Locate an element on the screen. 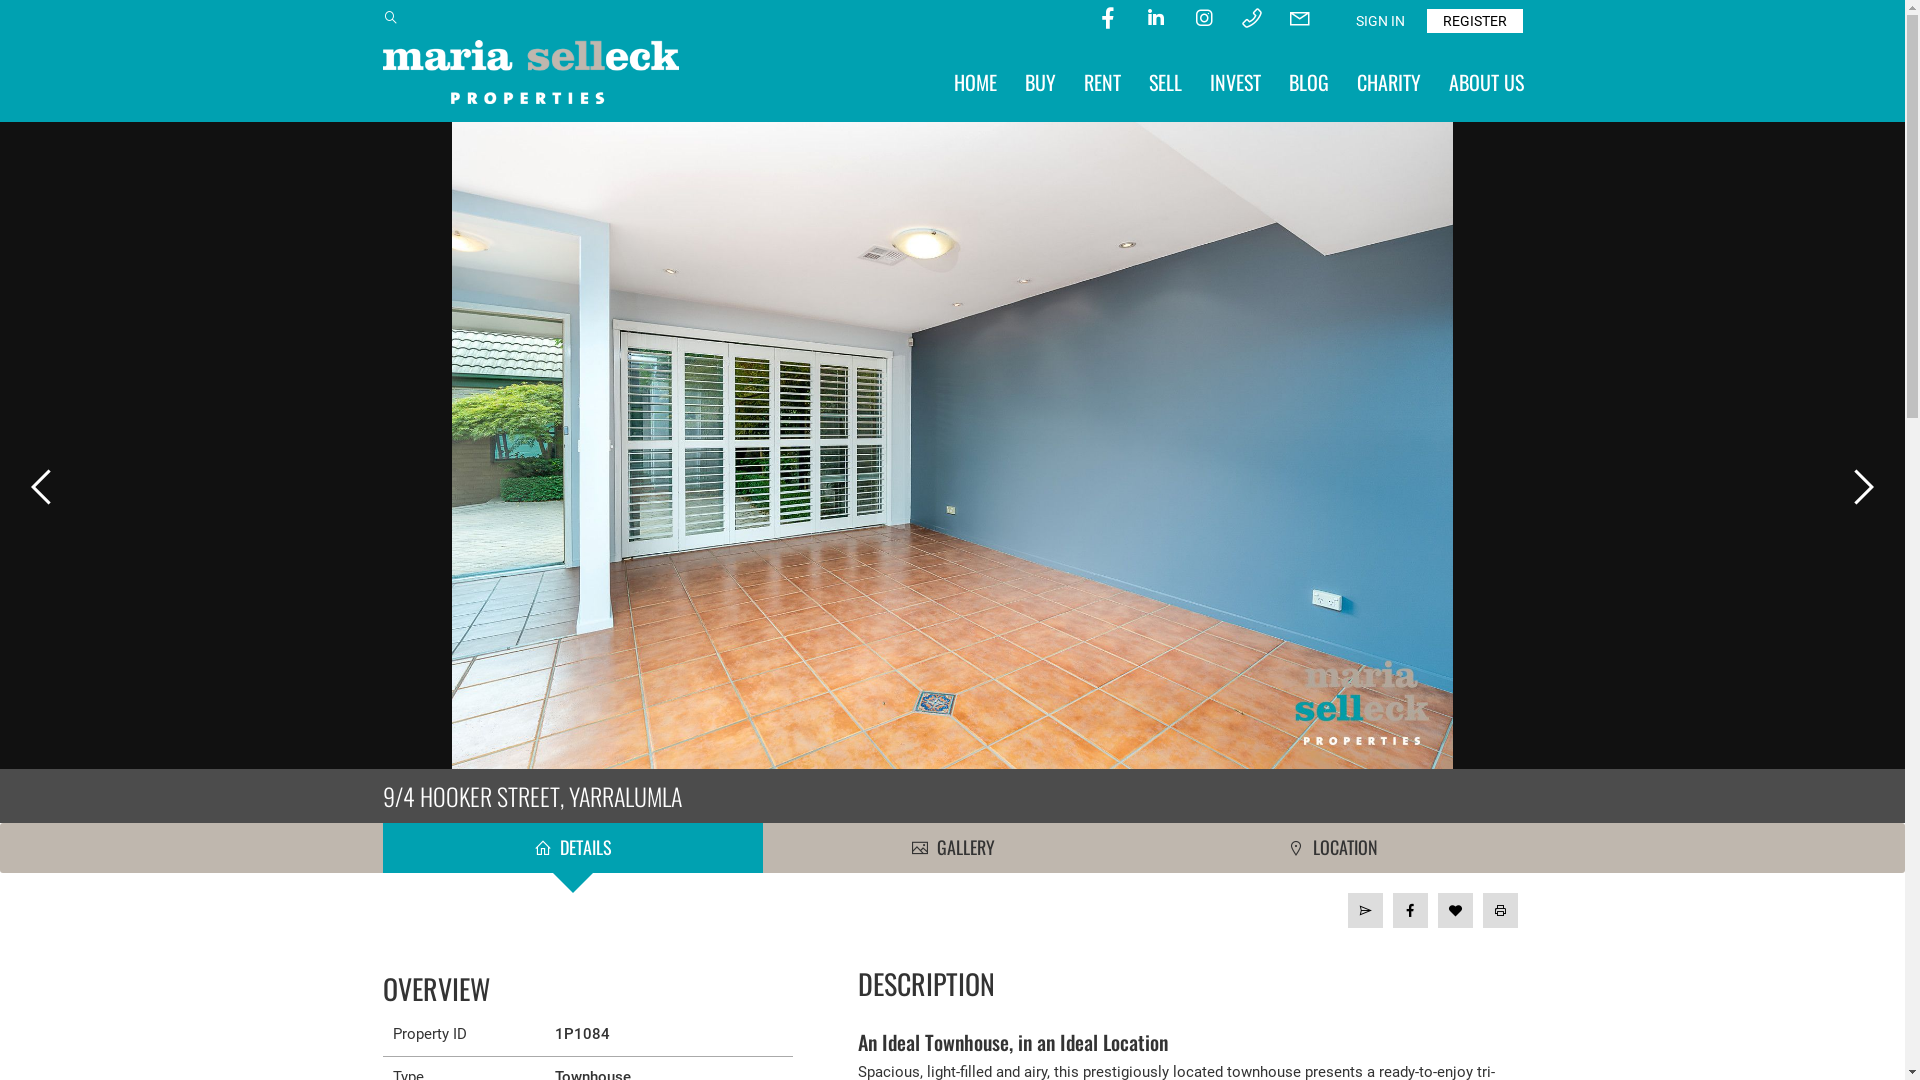 The image size is (1920, 1080). 'Email to Friend' is located at coordinates (1348, 910).